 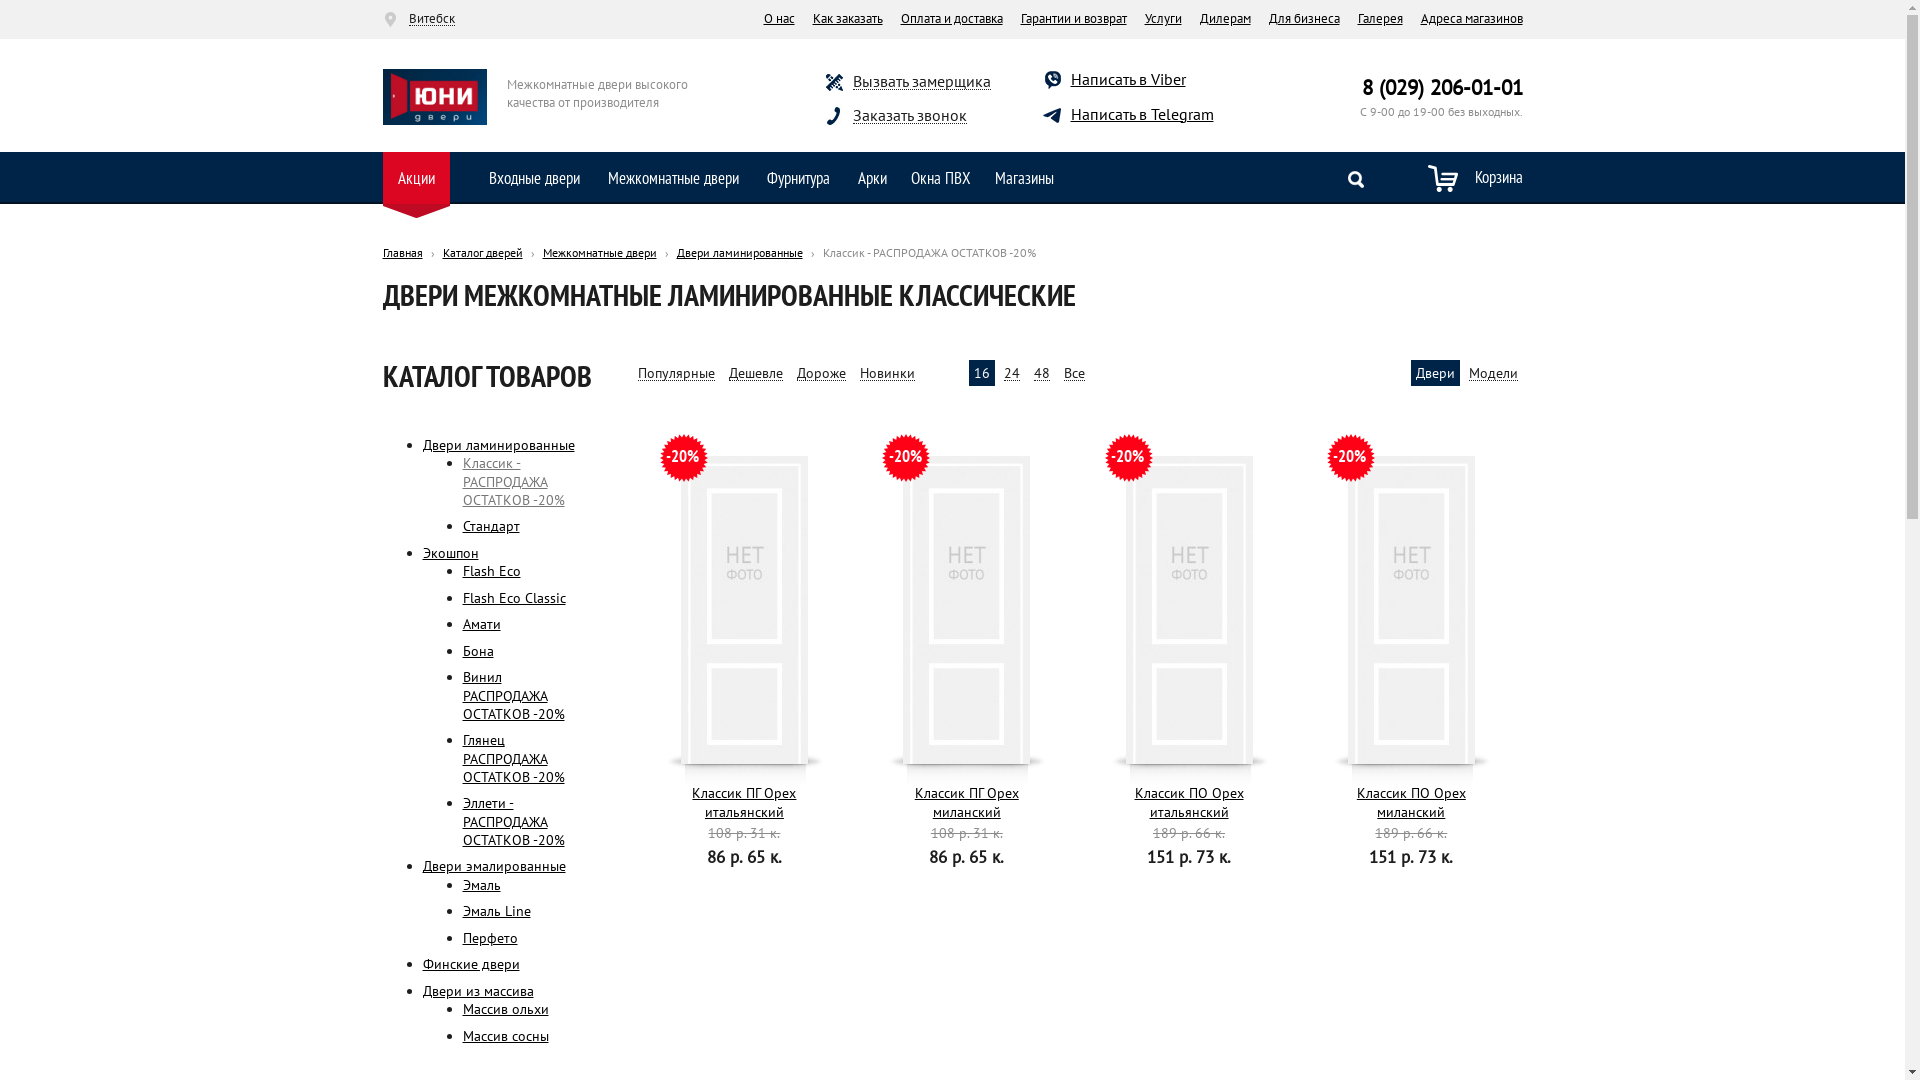 I want to click on '24', so click(x=1012, y=373).